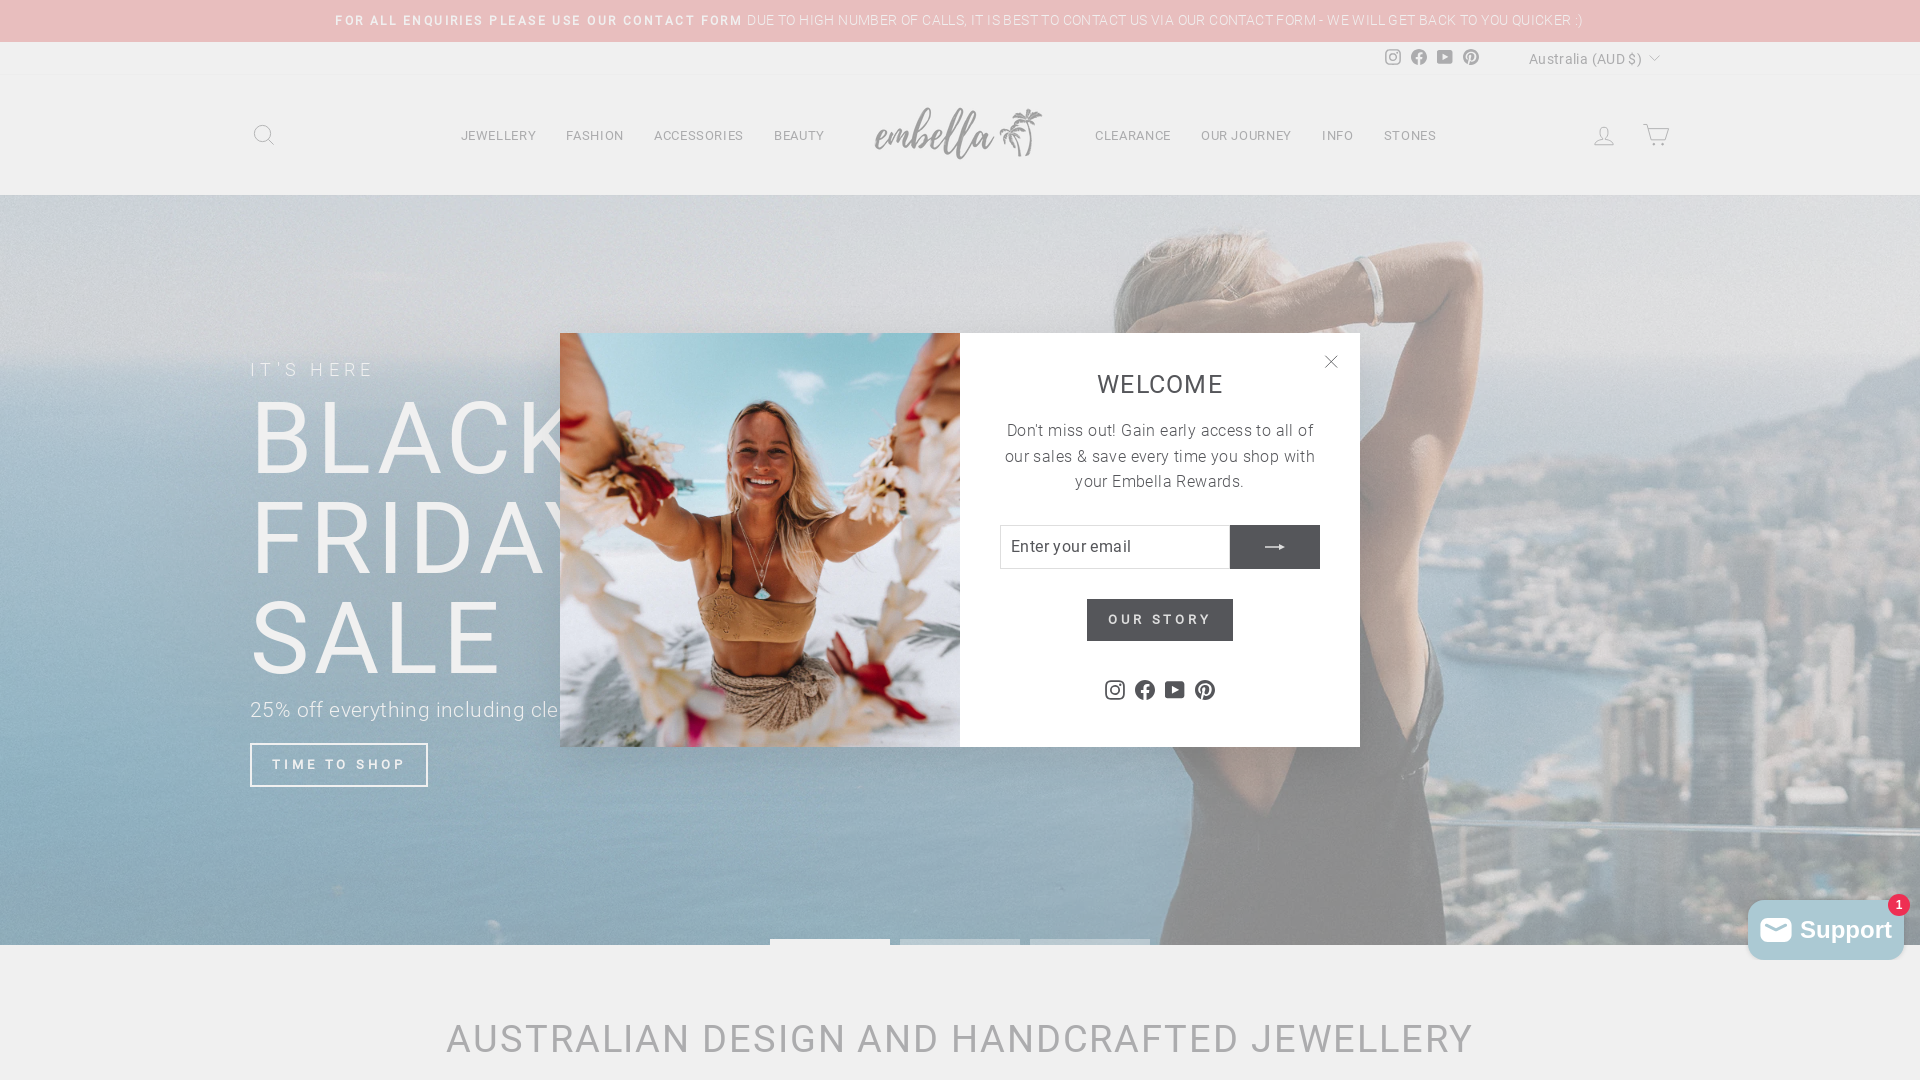 The height and width of the screenshot is (1080, 1920). Describe the element at coordinates (594, 135) in the screenshot. I see `'FASHION'` at that location.